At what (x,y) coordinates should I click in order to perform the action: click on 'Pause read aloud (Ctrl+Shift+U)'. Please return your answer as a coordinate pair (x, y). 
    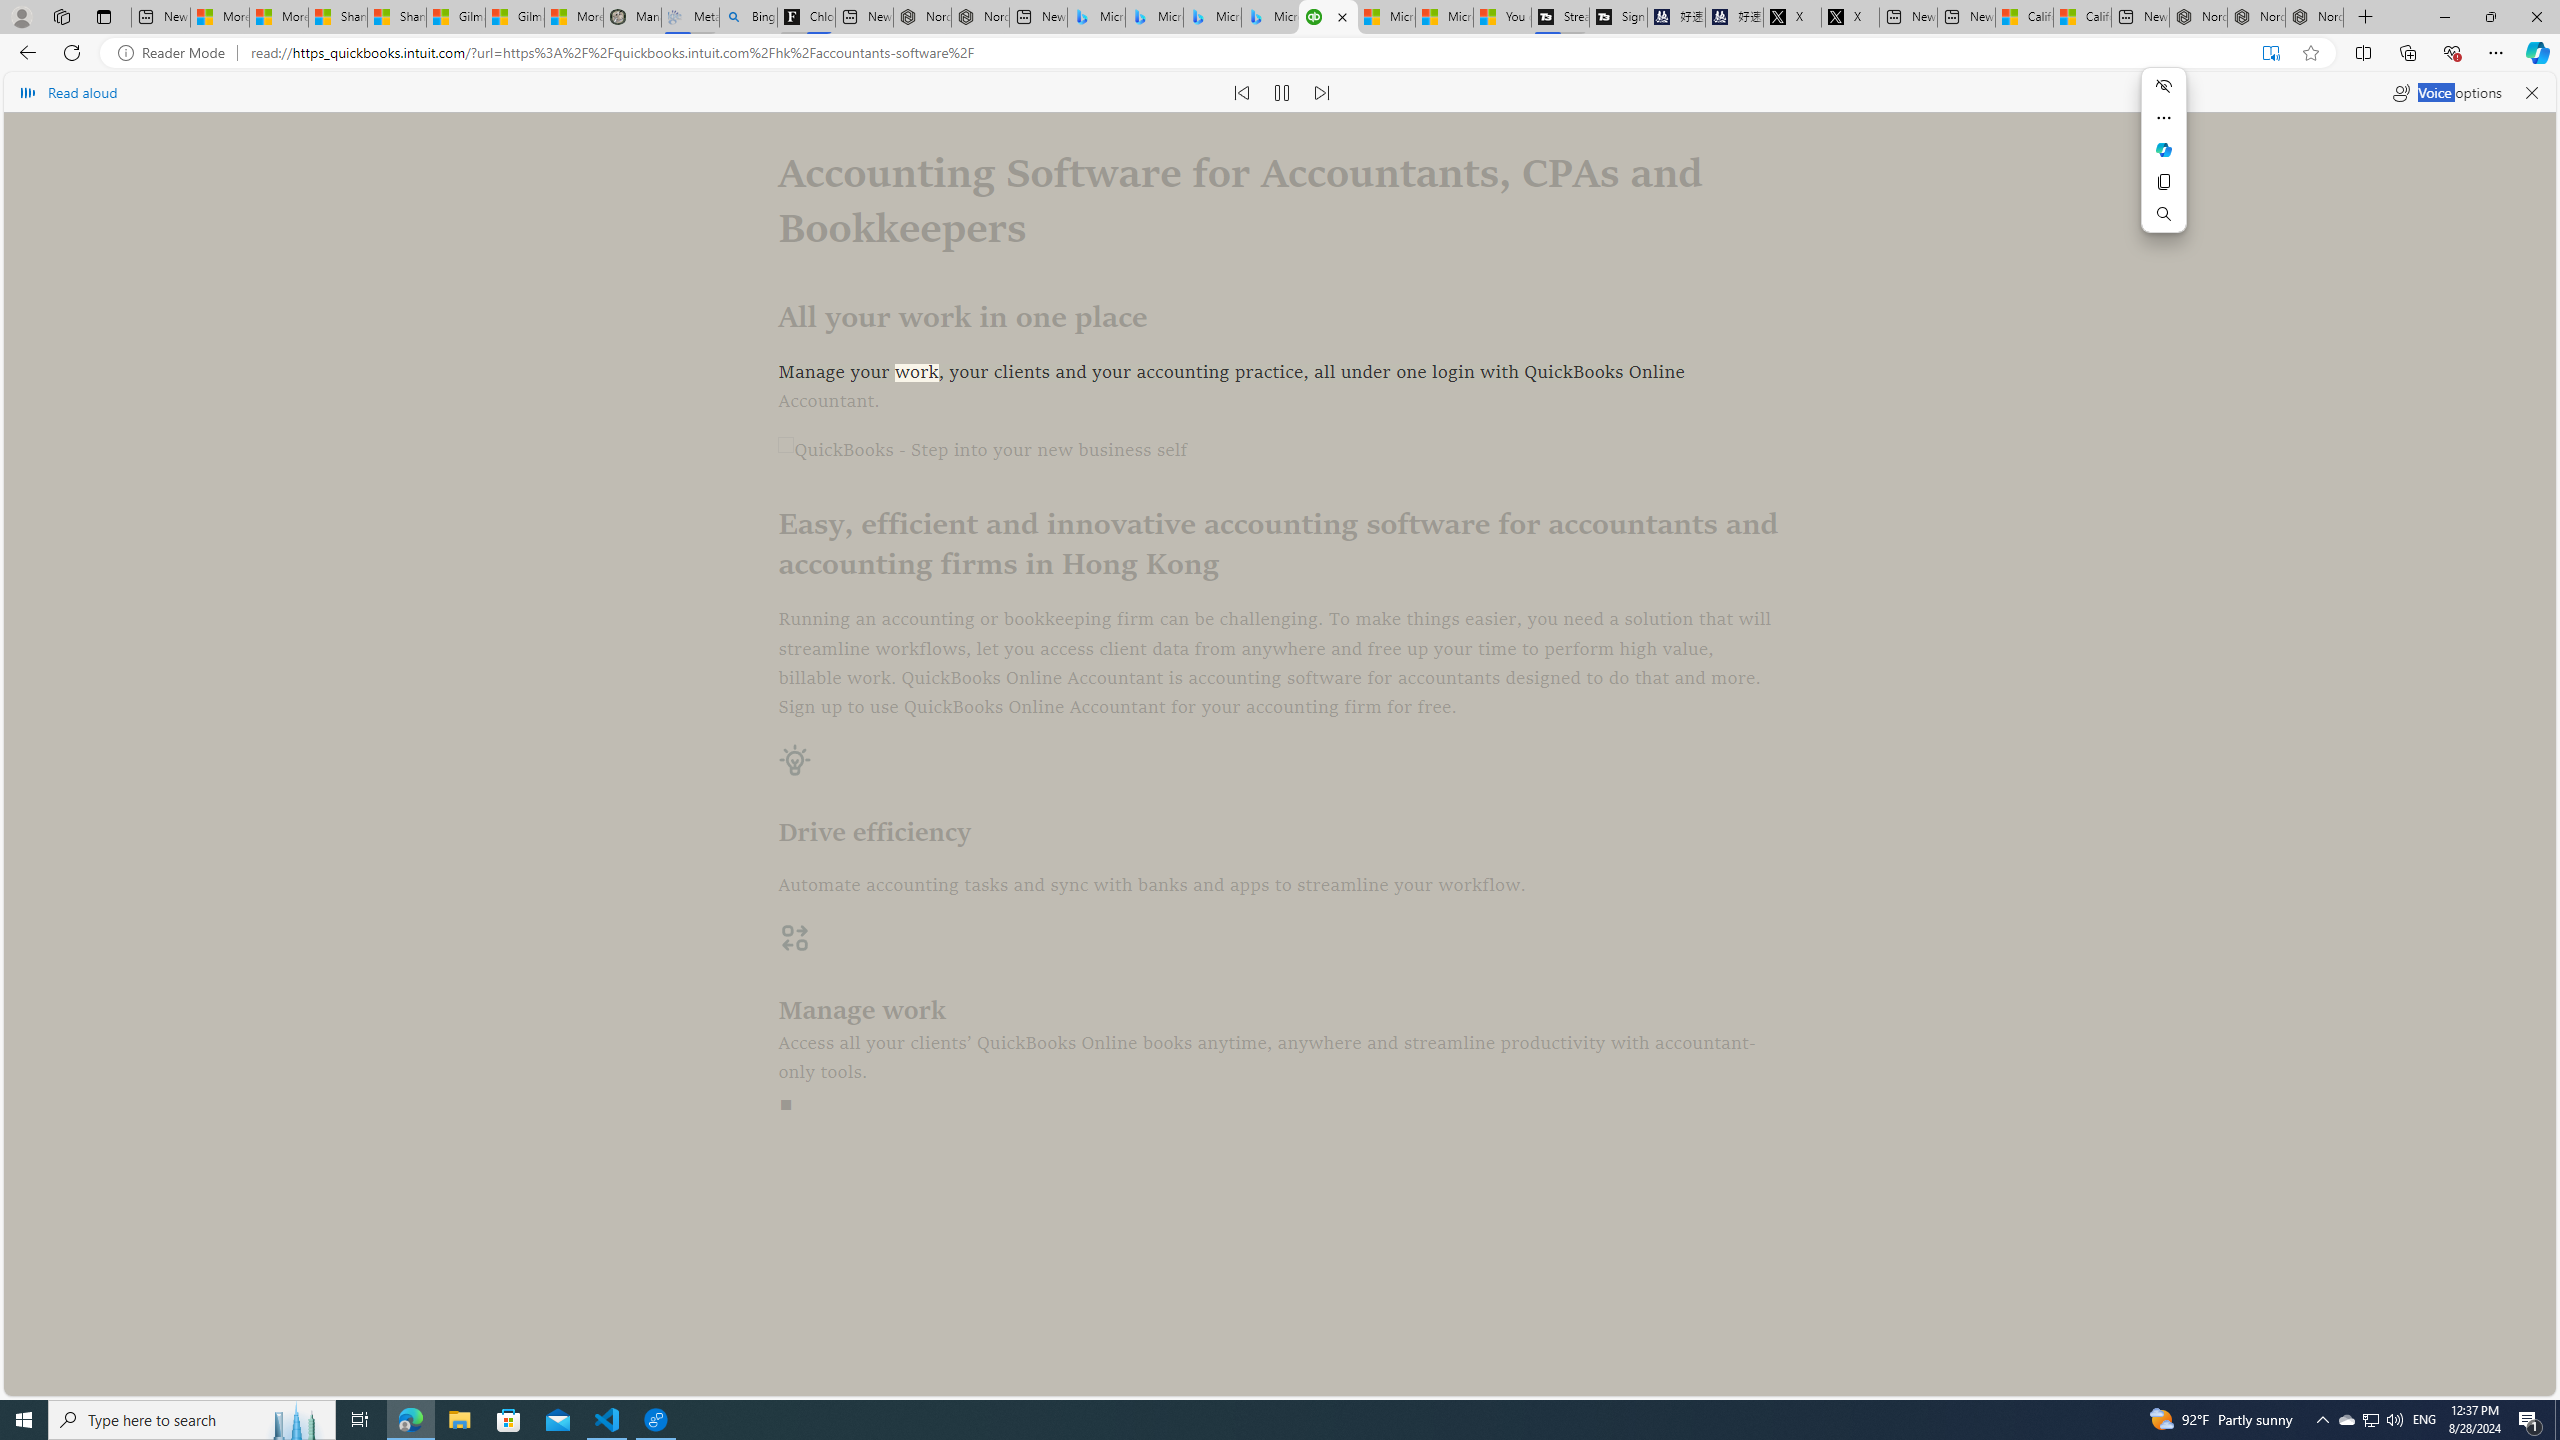
    Looking at the image, I should click on (1281, 91).